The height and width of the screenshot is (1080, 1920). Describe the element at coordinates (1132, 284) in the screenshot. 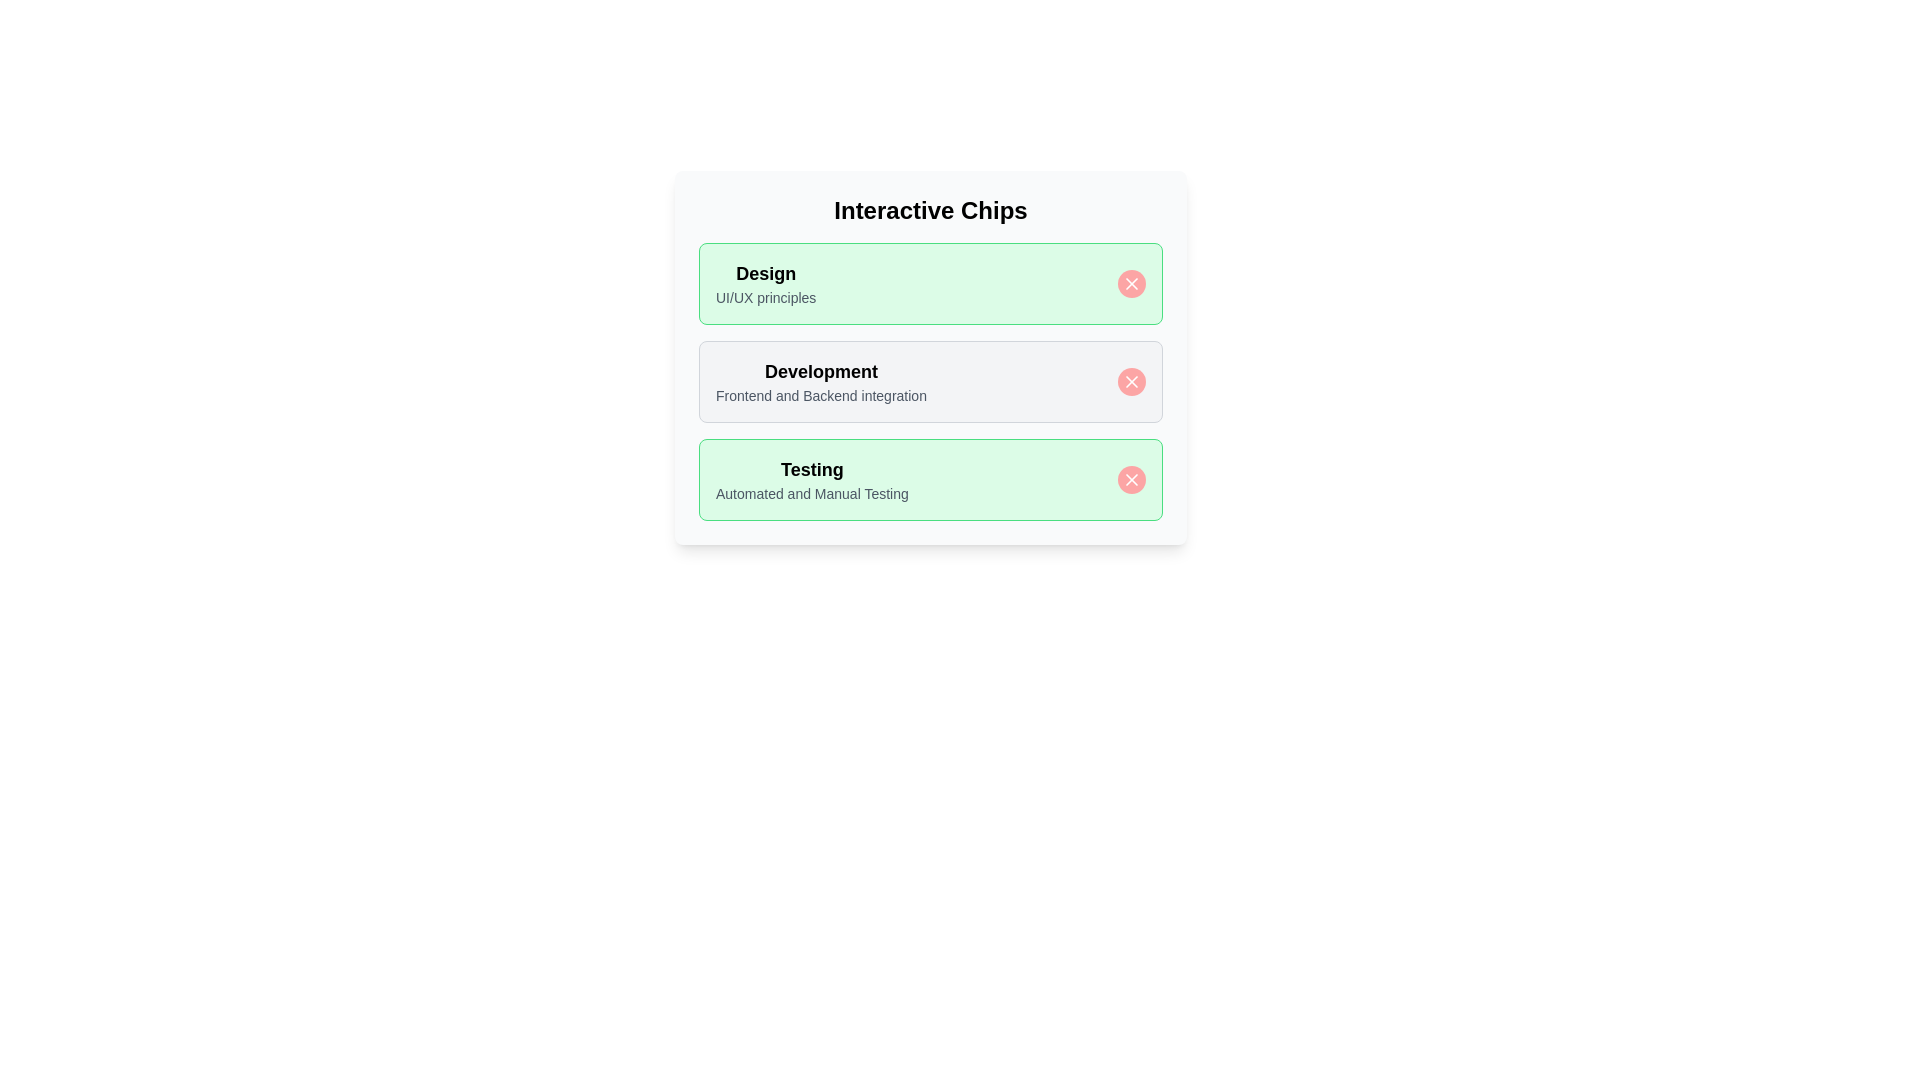

I see `close button of the chip labeled Design` at that location.